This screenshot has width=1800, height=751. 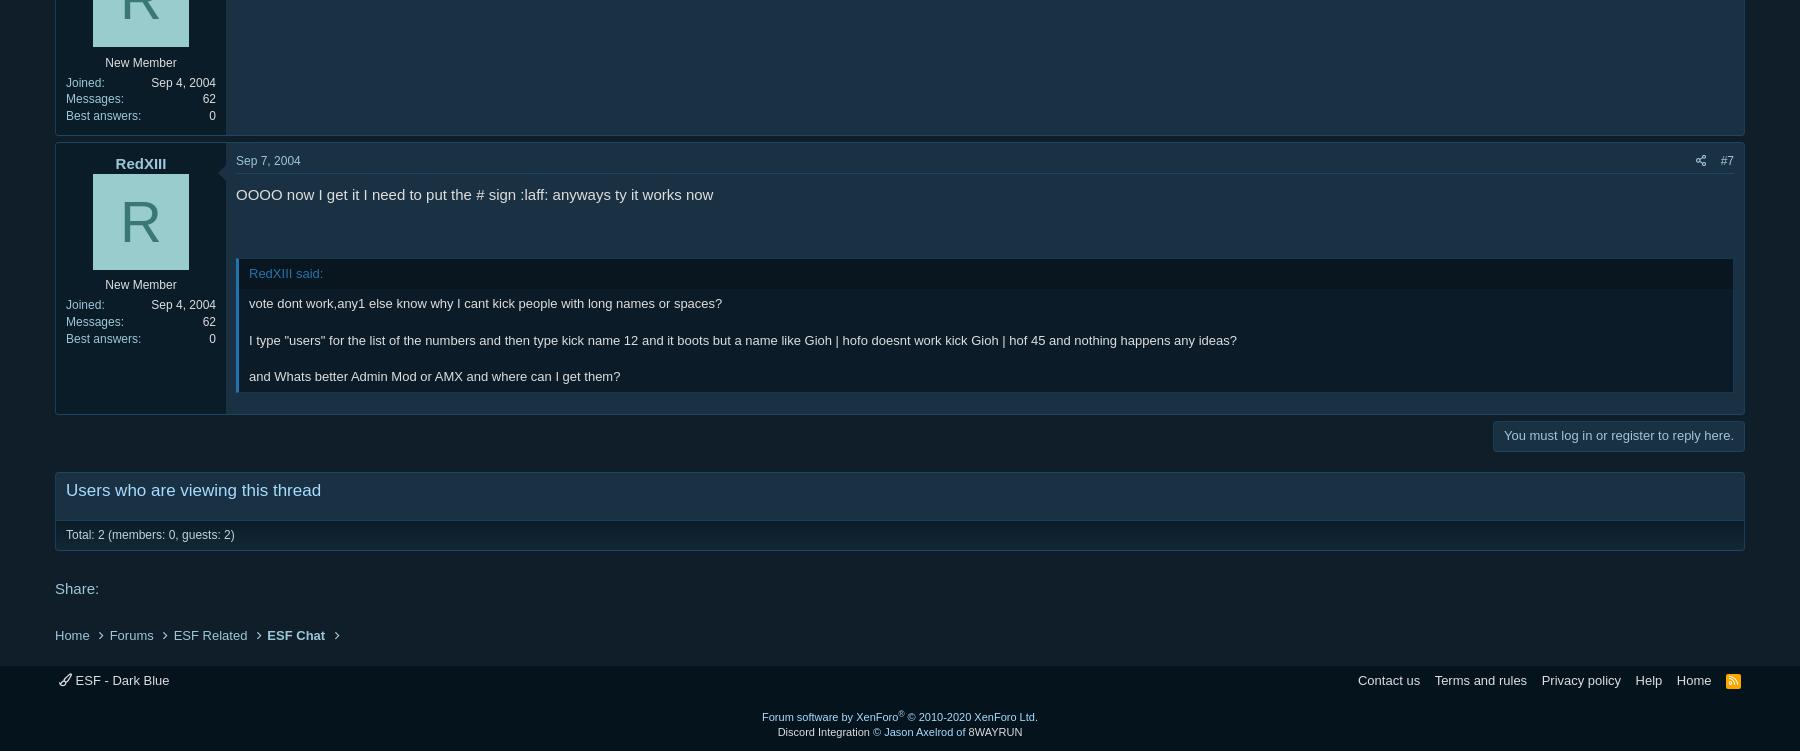 I want to click on '© 2010-2020 XenForo Ltd.', so click(x=906, y=715).